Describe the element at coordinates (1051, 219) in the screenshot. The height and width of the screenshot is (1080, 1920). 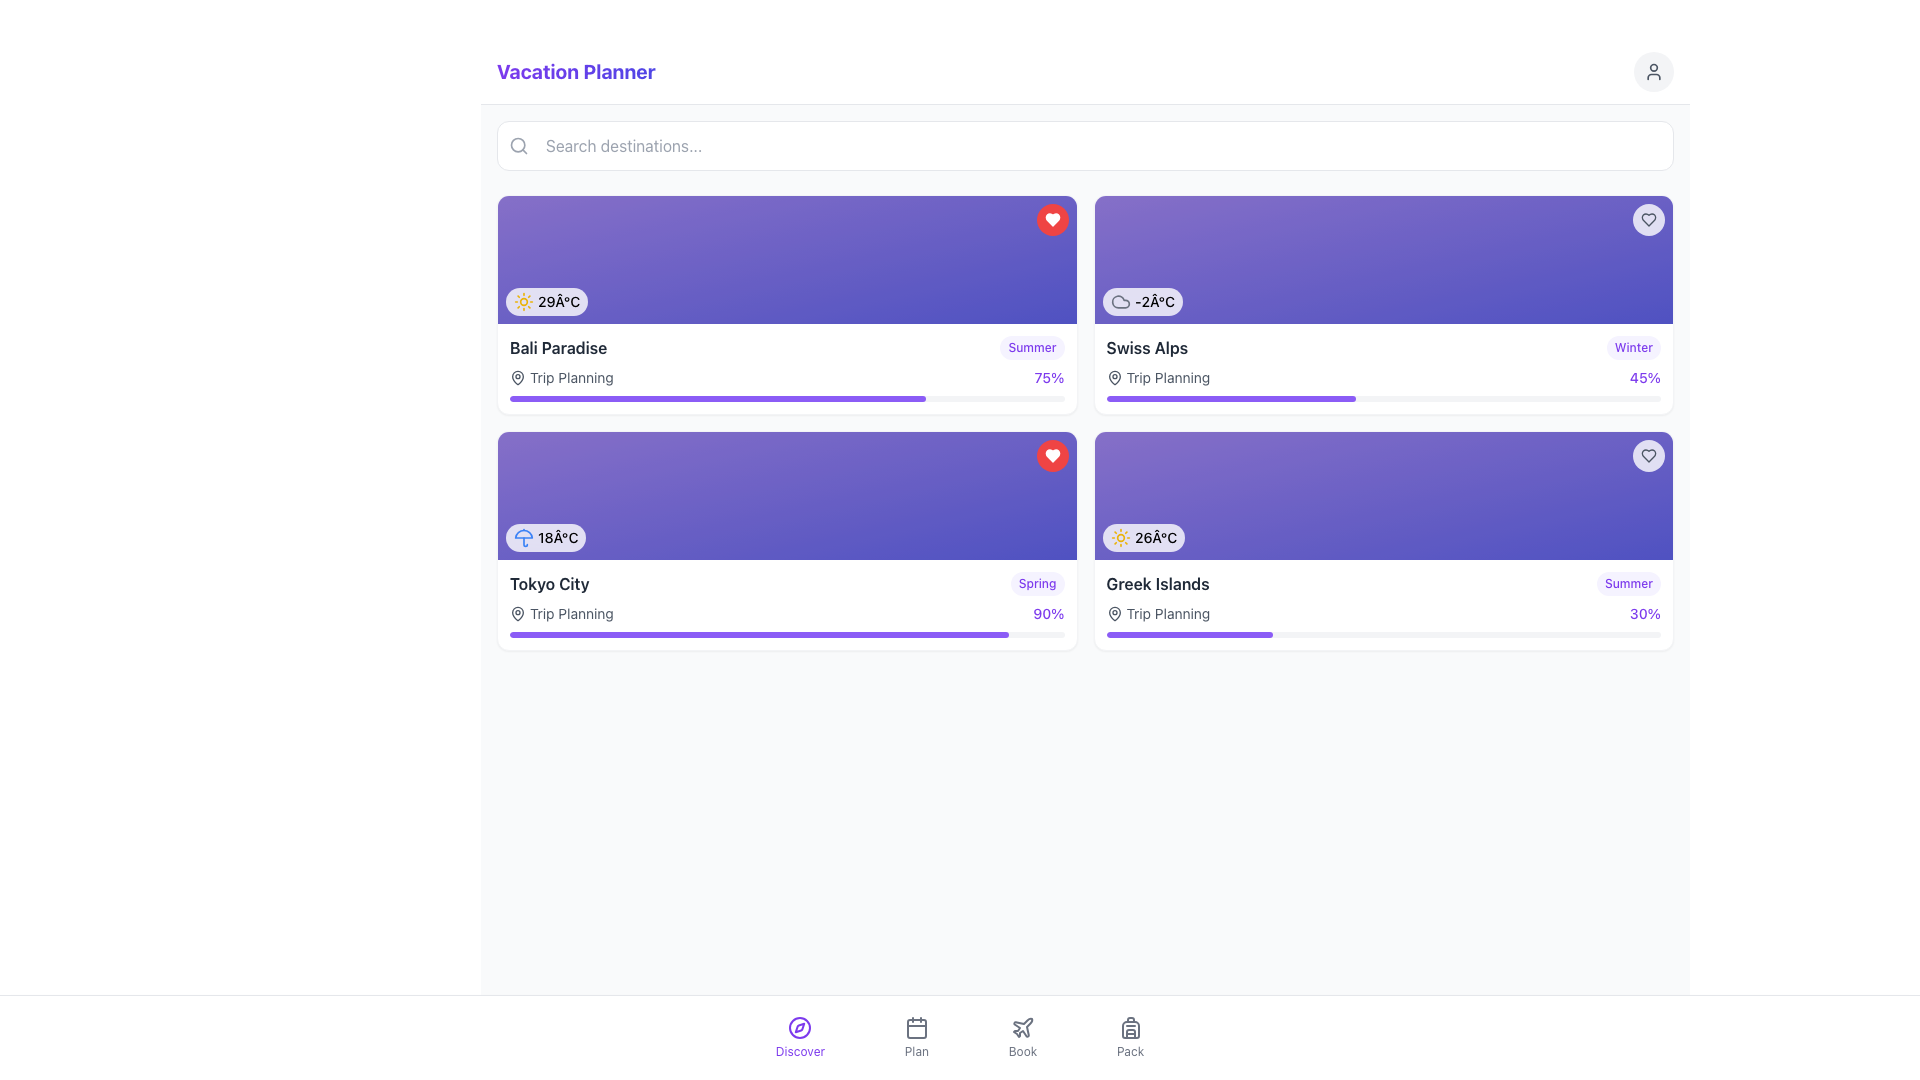
I see `the circular button with a red background and white heart icon located at the top-right corner of the 'Bali Paradise' card` at that location.